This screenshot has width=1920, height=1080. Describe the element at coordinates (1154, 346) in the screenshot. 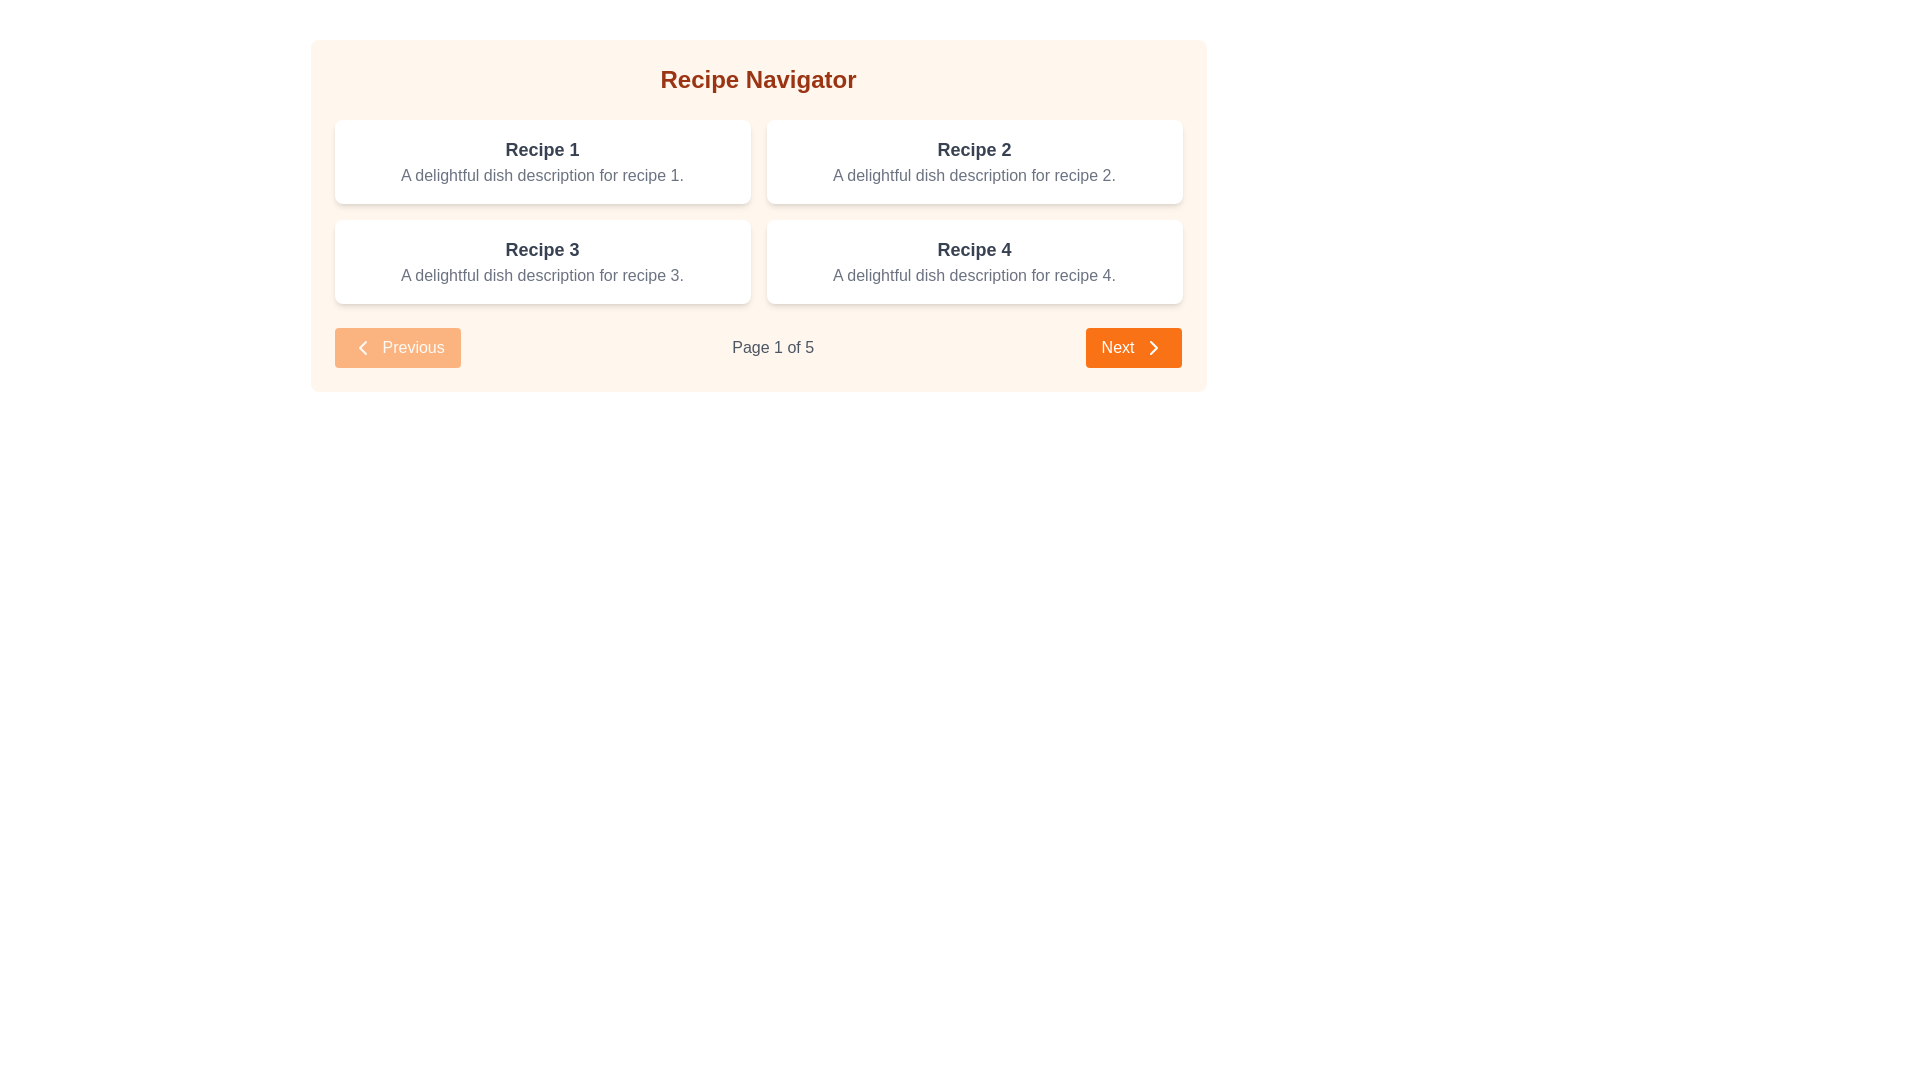

I see `the forward icon located inside the 'Next' button at the bottom-right corner of the navigation section` at that location.